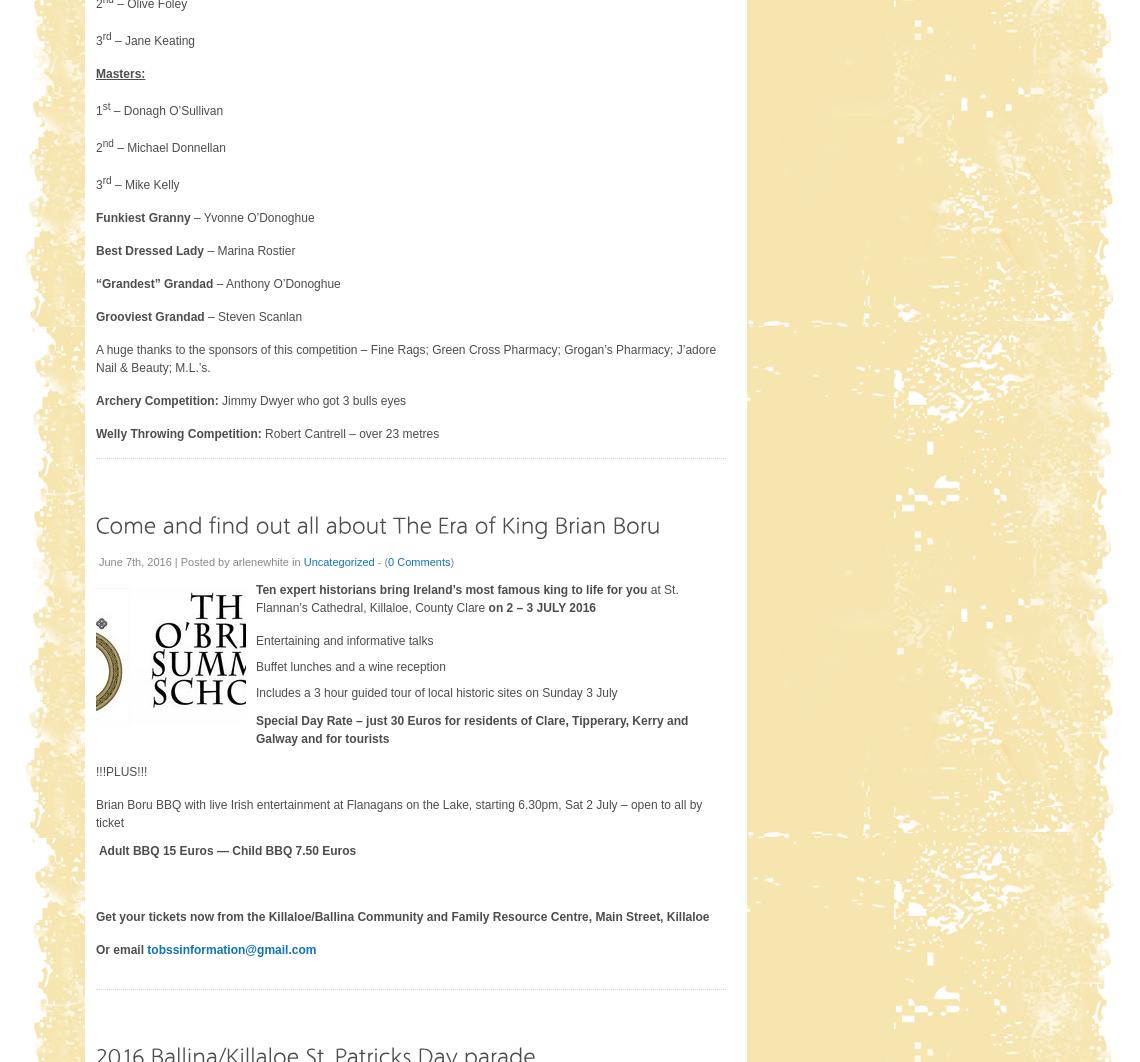 The height and width of the screenshot is (1062, 1140). Describe the element at coordinates (109, 110) in the screenshot. I see `'– Donagh O’Sullivan'` at that location.